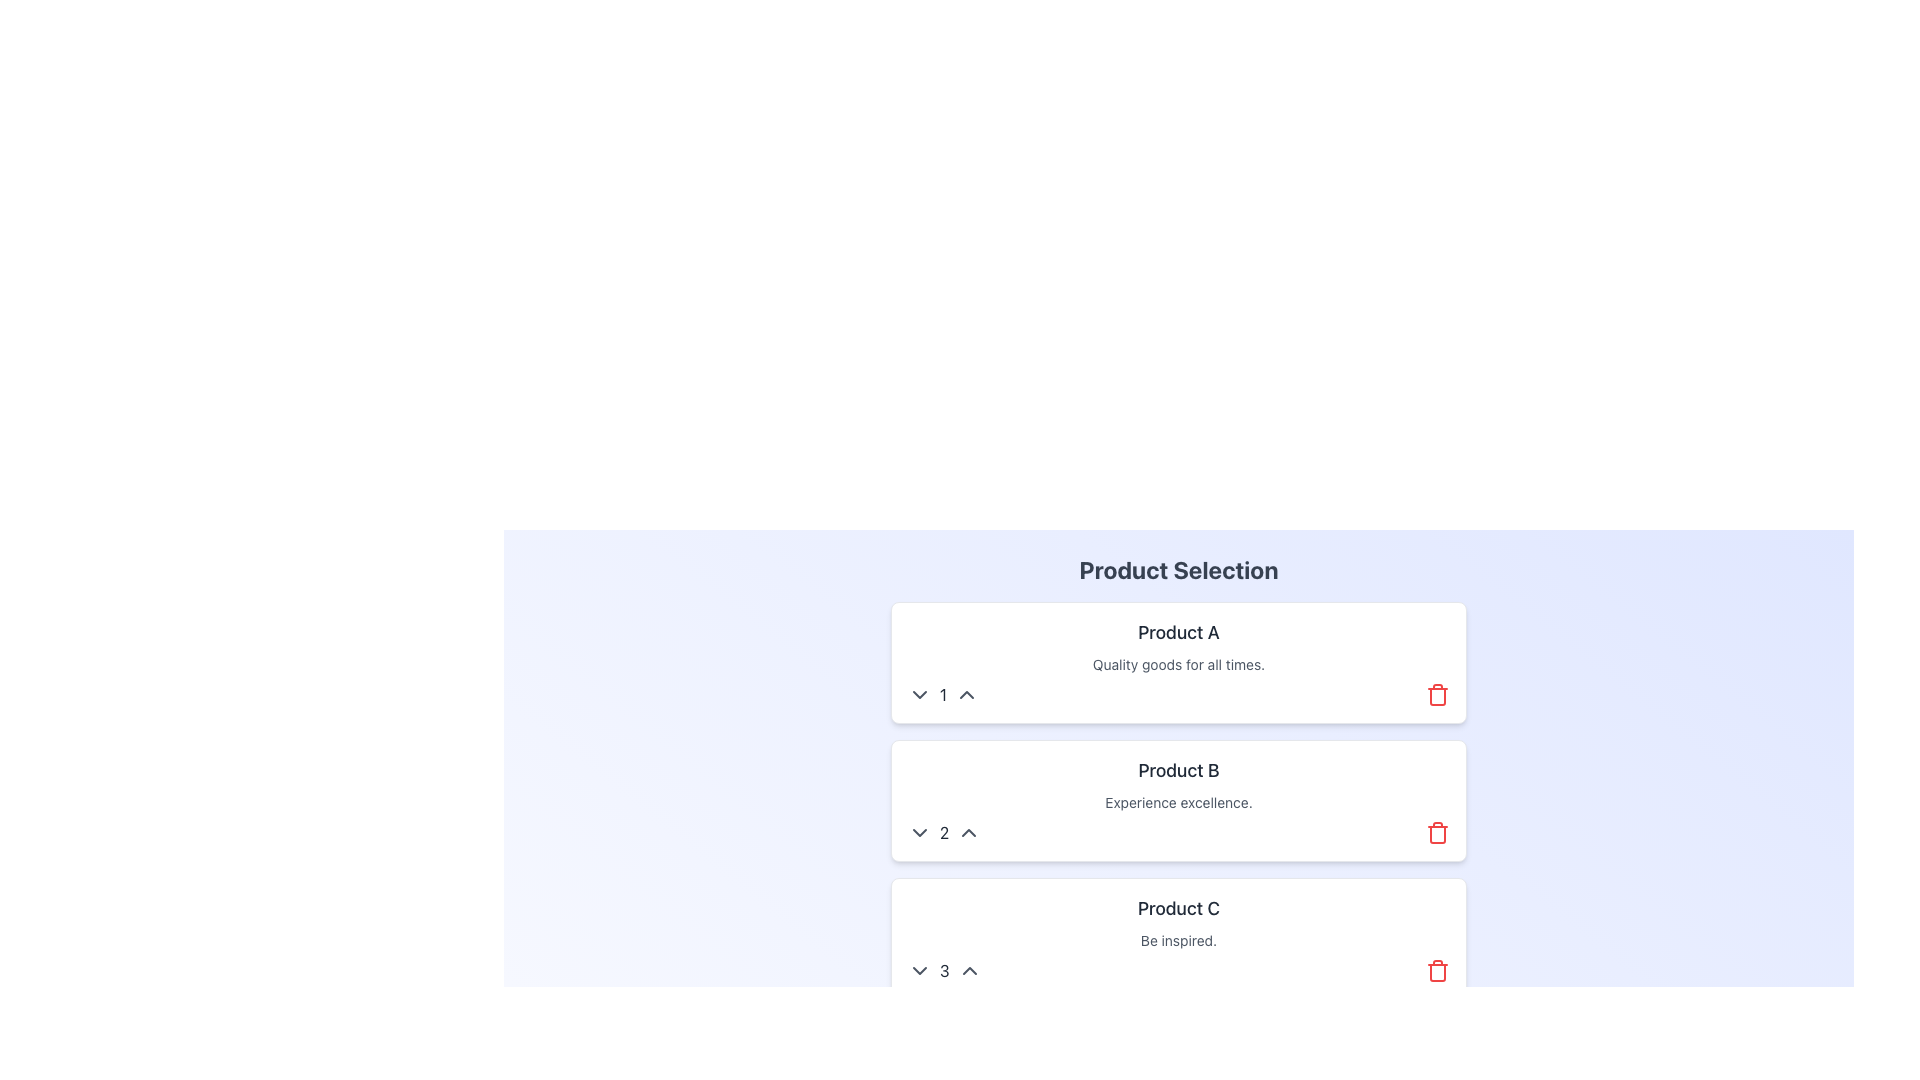 Image resolution: width=1920 pixels, height=1080 pixels. What do you see at coordinates (1437, 693) in the screenshot?
I see `the red trash can icon at the right end of the topmost row in the vertical list` at bounding box center [1437, 693].